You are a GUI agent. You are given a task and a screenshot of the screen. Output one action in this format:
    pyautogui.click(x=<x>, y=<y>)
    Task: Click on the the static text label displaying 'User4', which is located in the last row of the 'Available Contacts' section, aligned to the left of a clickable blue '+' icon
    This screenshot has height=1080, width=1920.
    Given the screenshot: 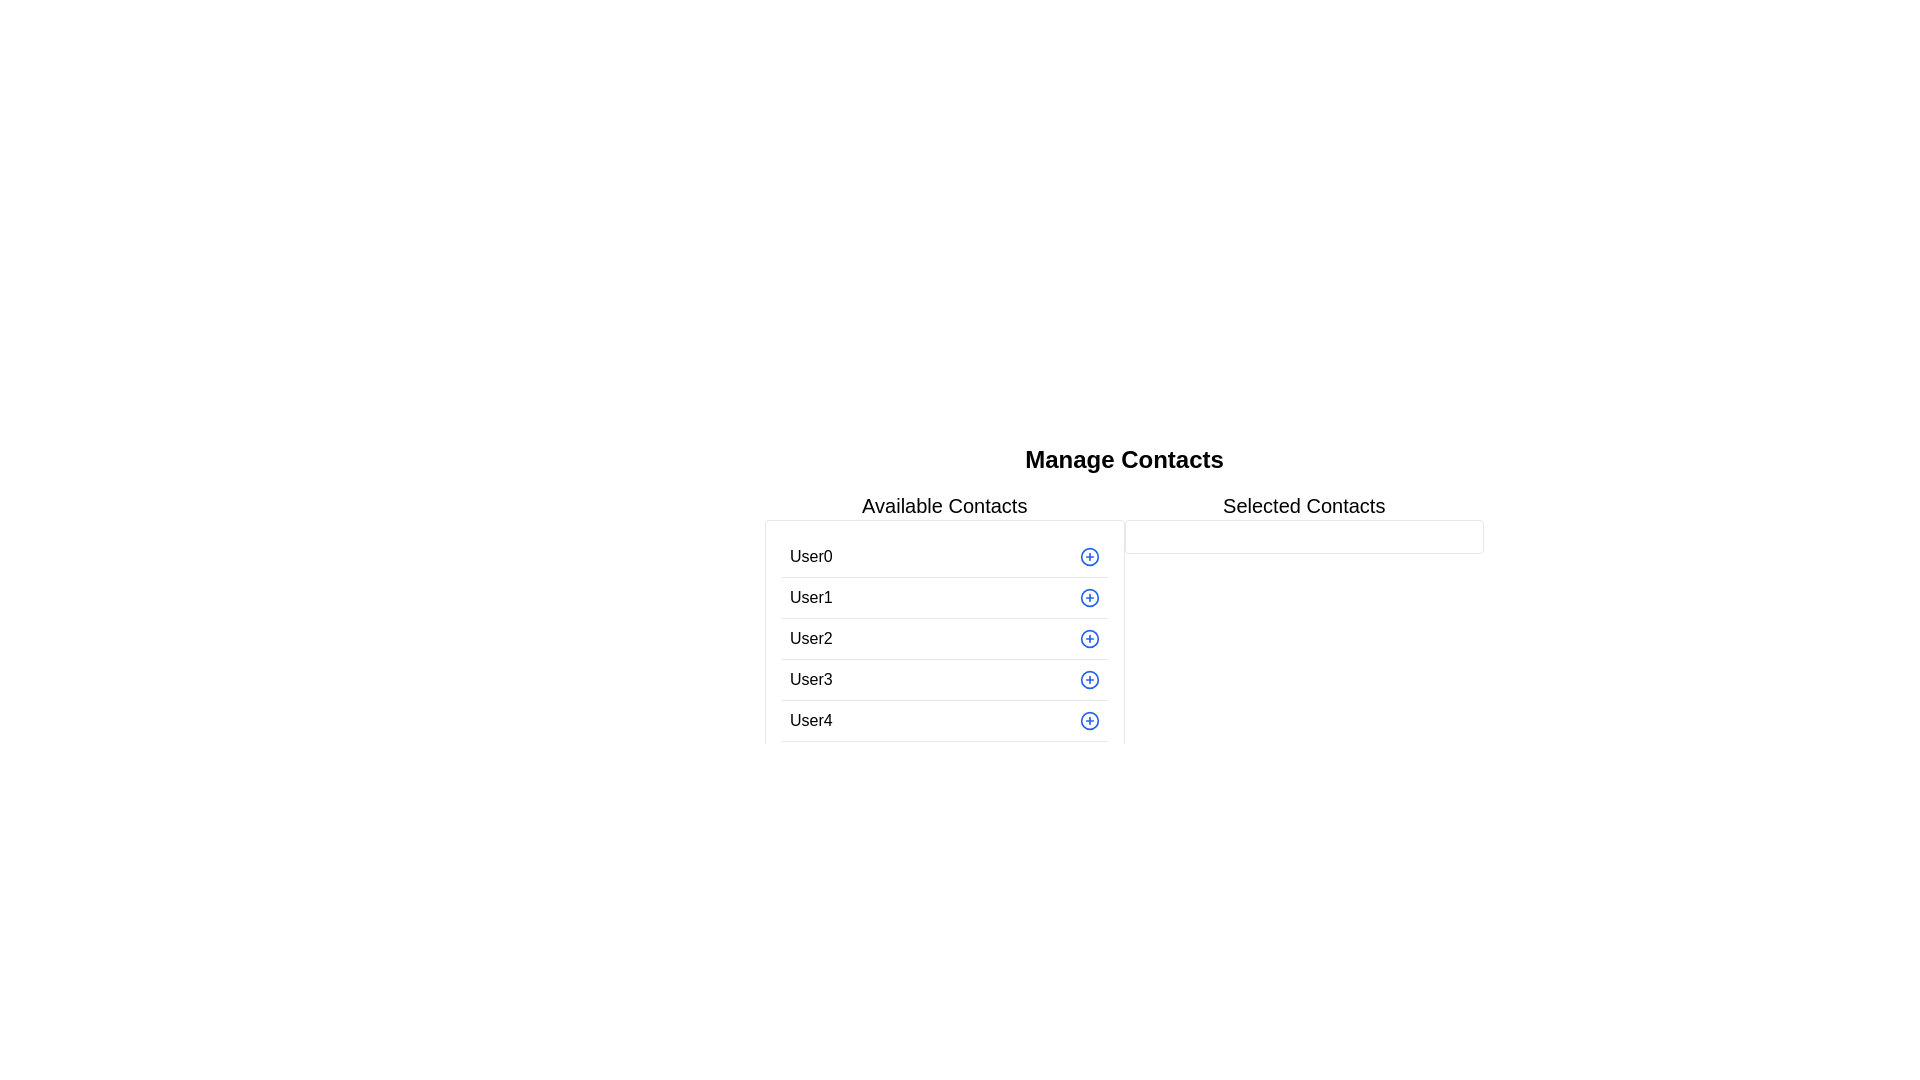 What is the action you would take?
    pyautogui.click(x=811, y=721)
    